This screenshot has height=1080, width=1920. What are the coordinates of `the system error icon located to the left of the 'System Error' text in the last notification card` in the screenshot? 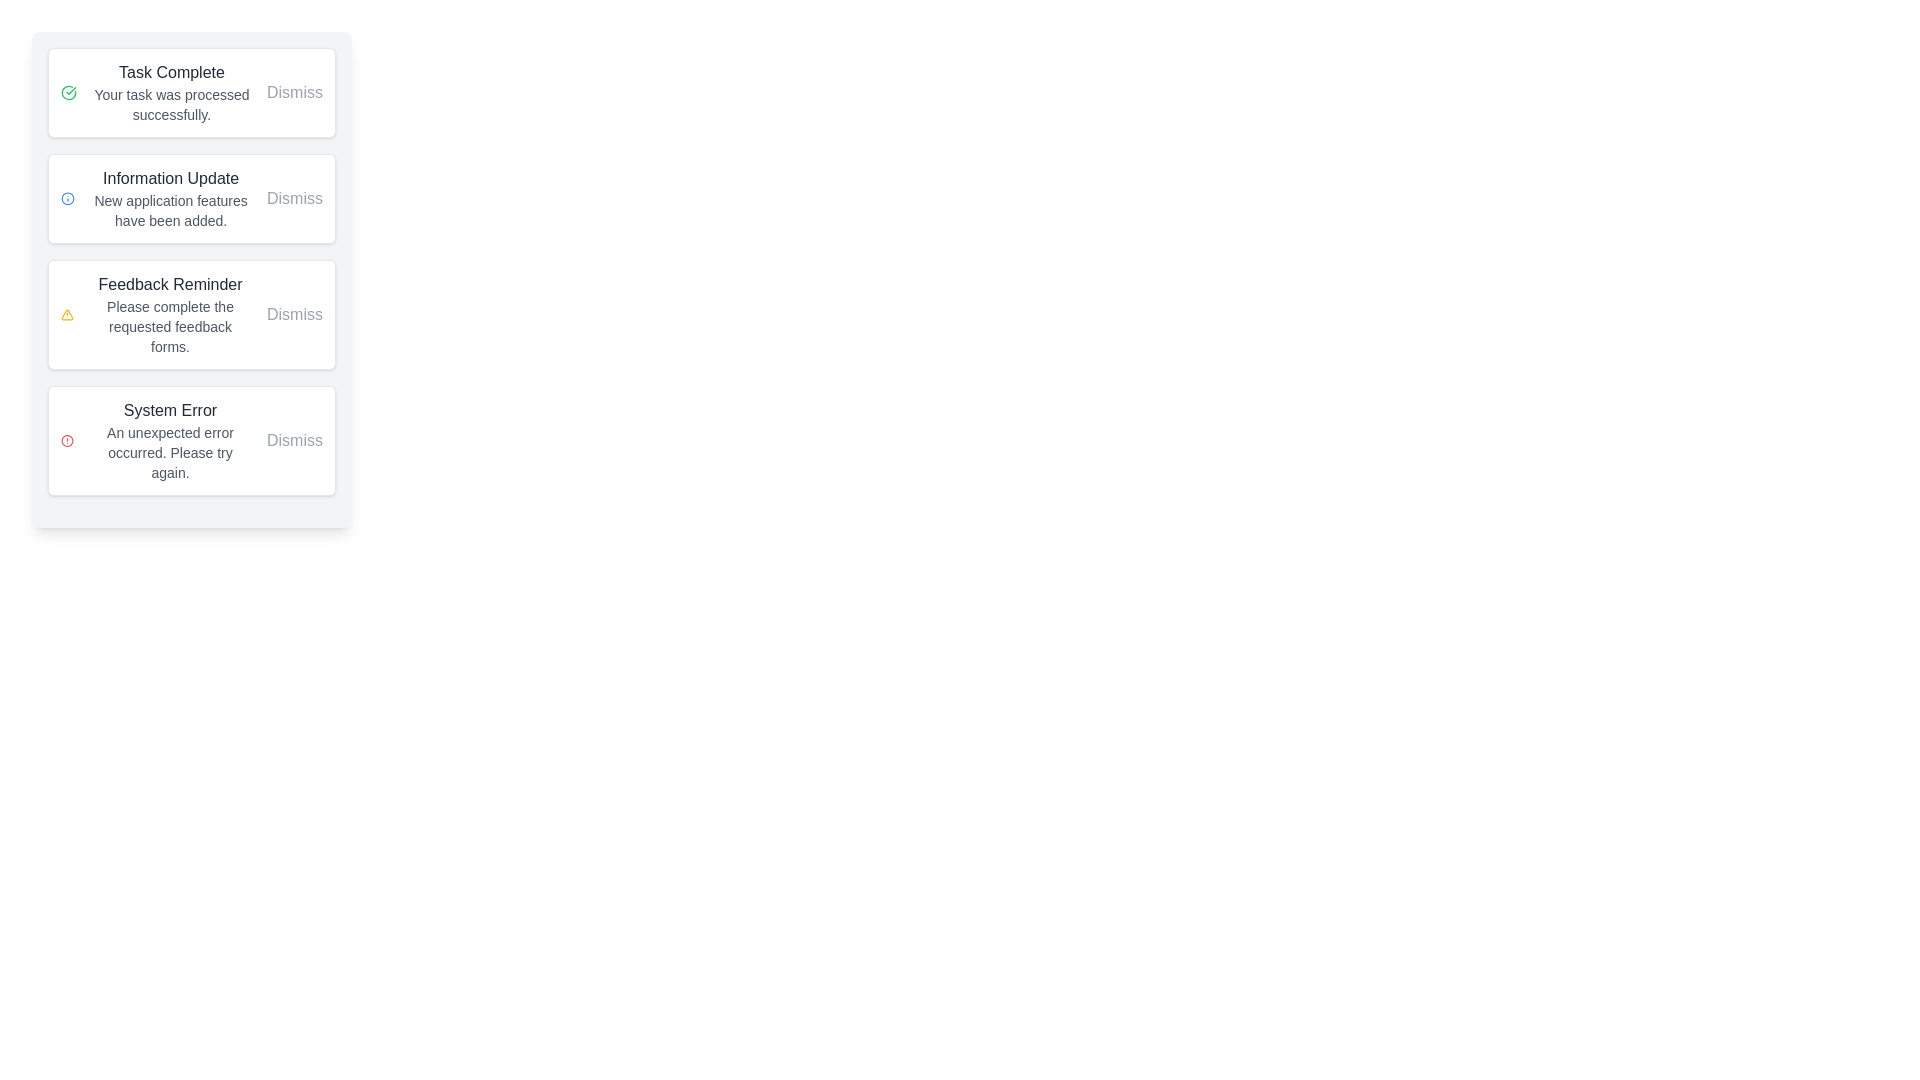 It's located at (67, 439).